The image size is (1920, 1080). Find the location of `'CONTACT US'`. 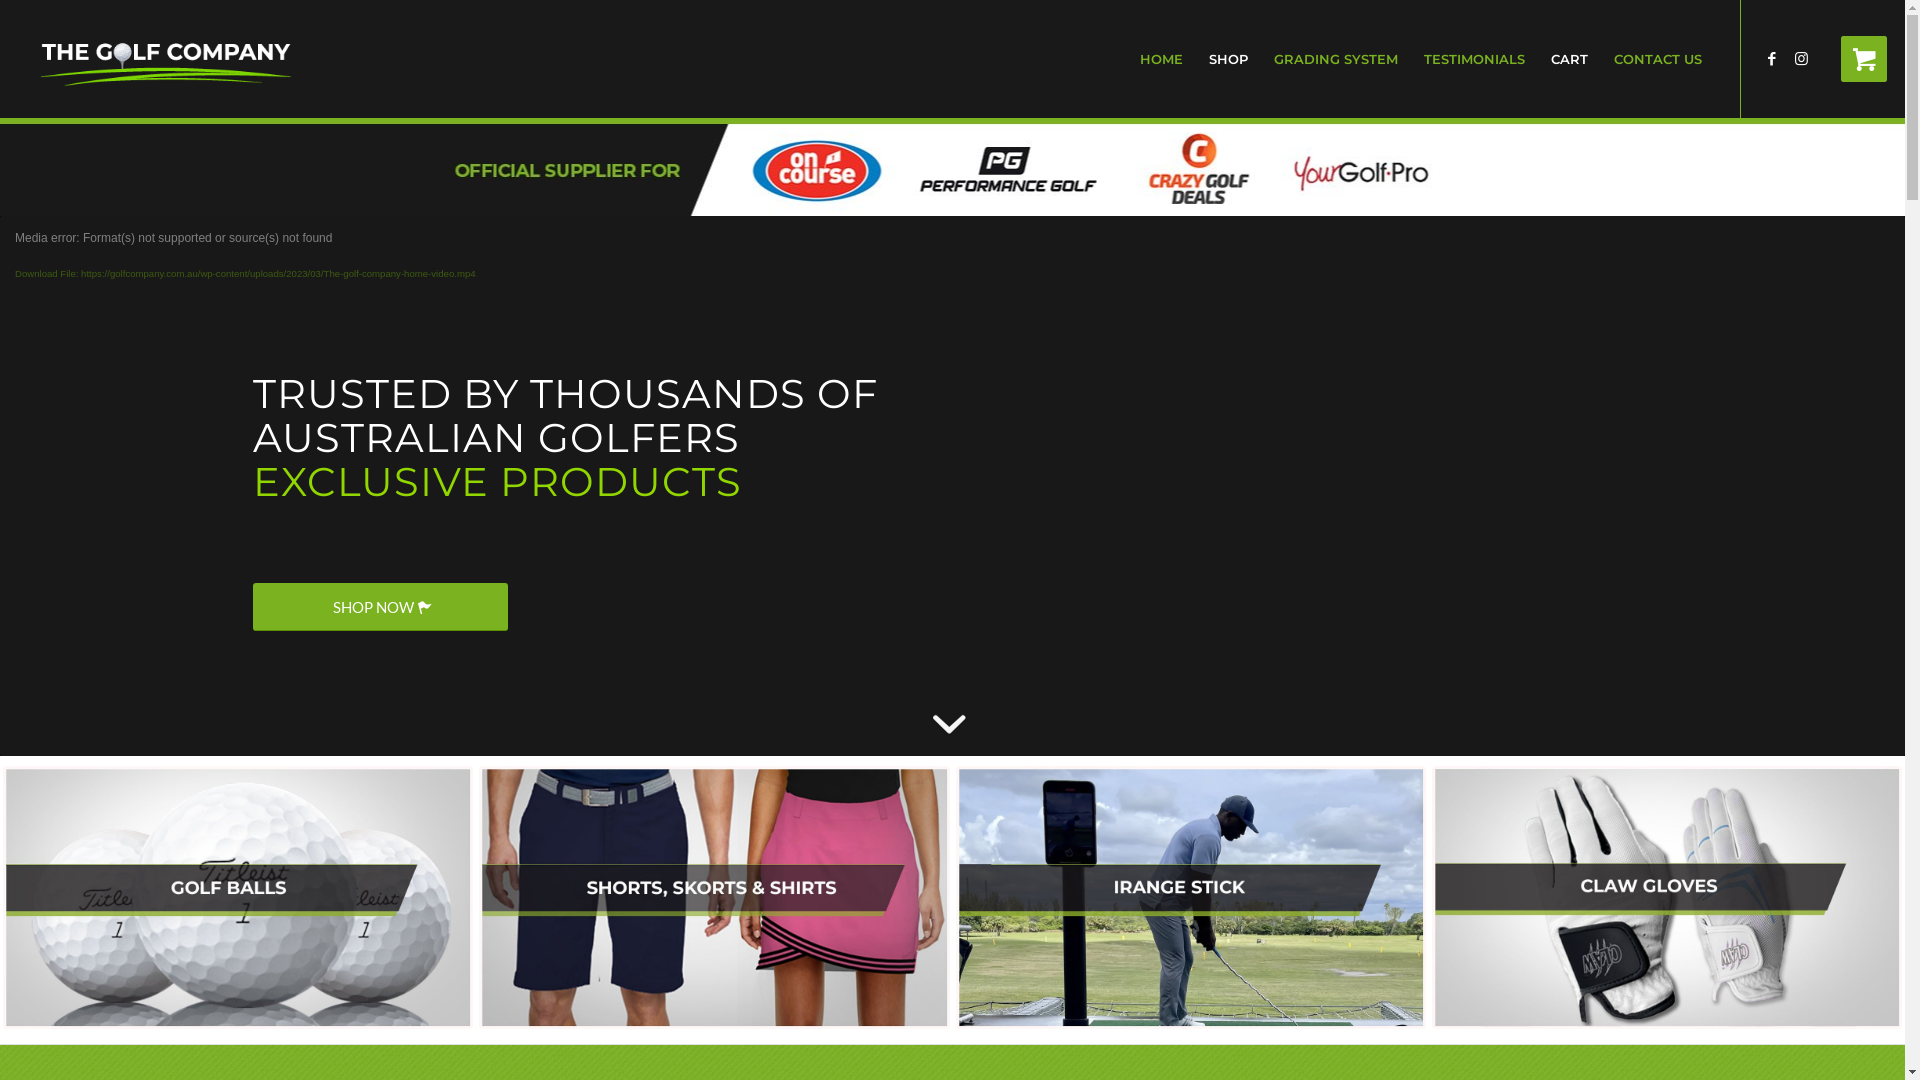

'CONTACT US' is located at coordinates (1601, 57).